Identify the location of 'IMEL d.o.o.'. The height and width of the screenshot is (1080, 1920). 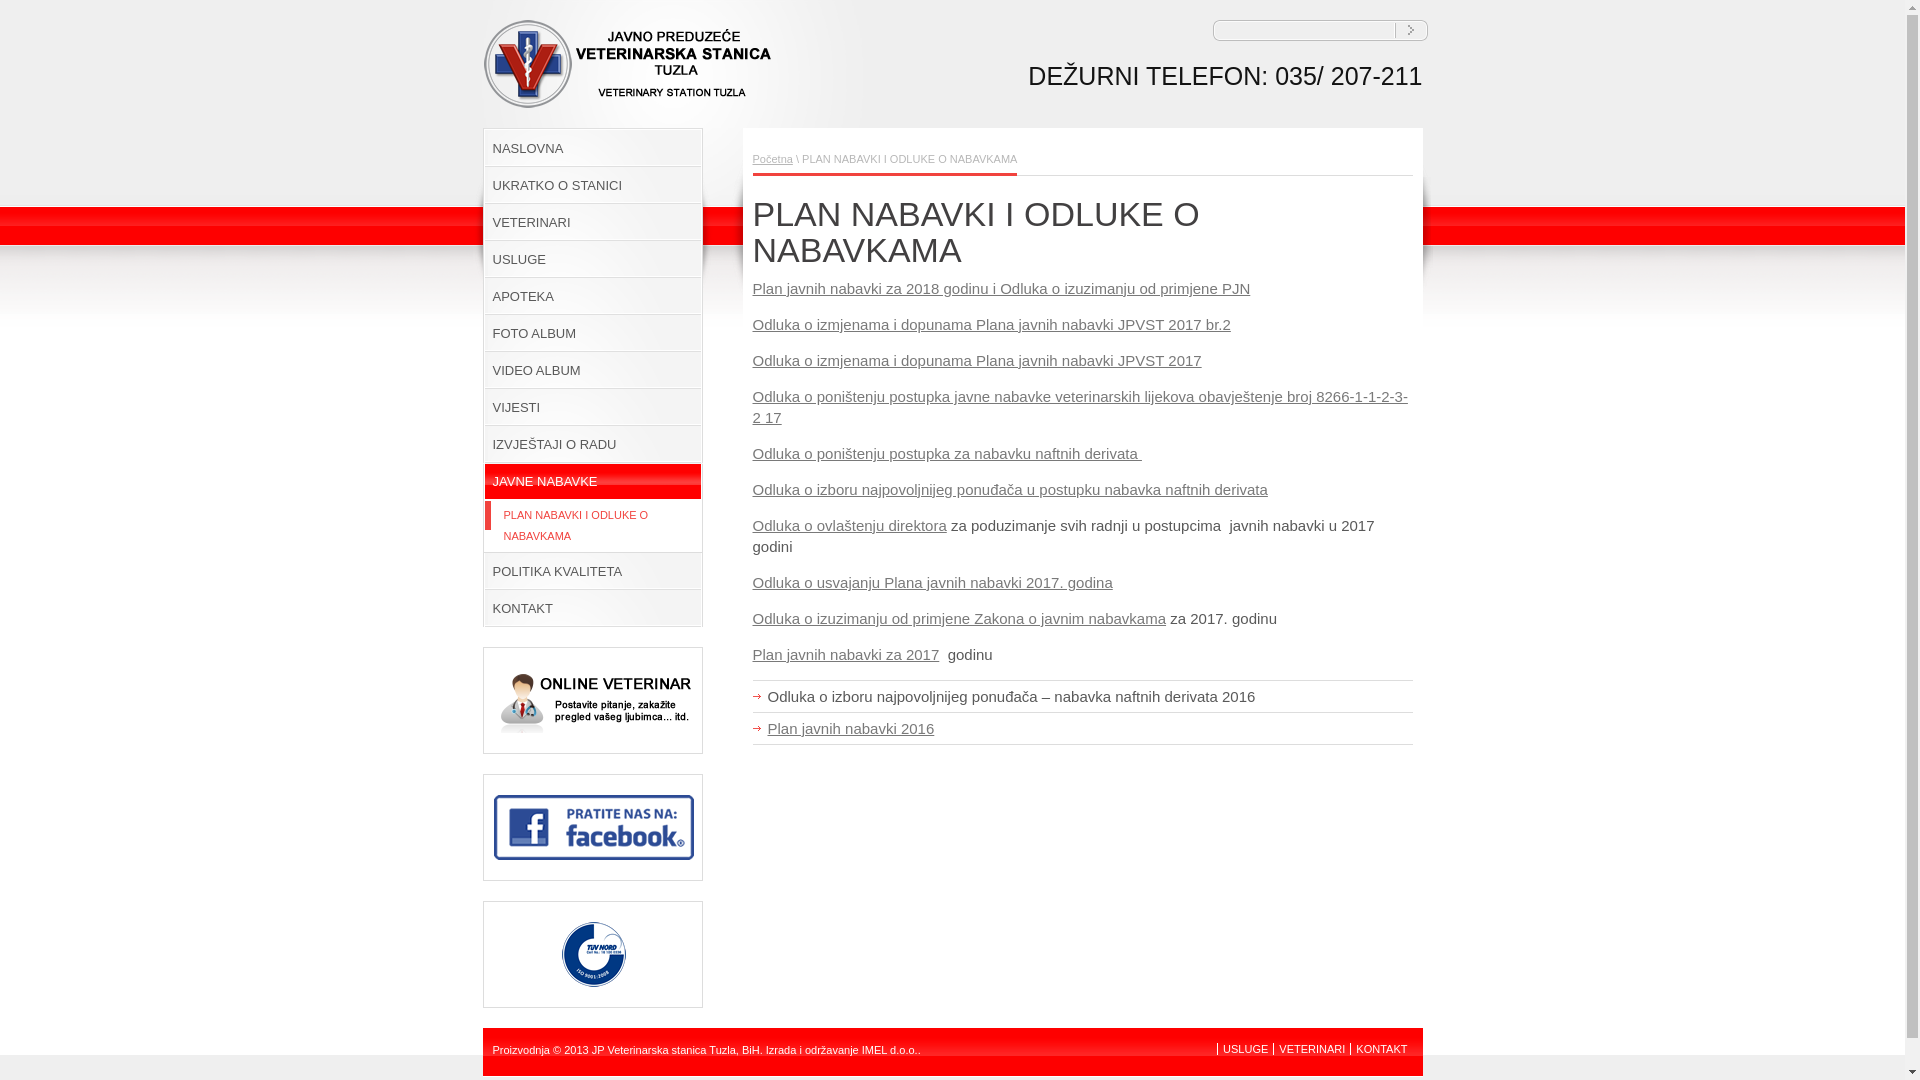
(888, 1048).